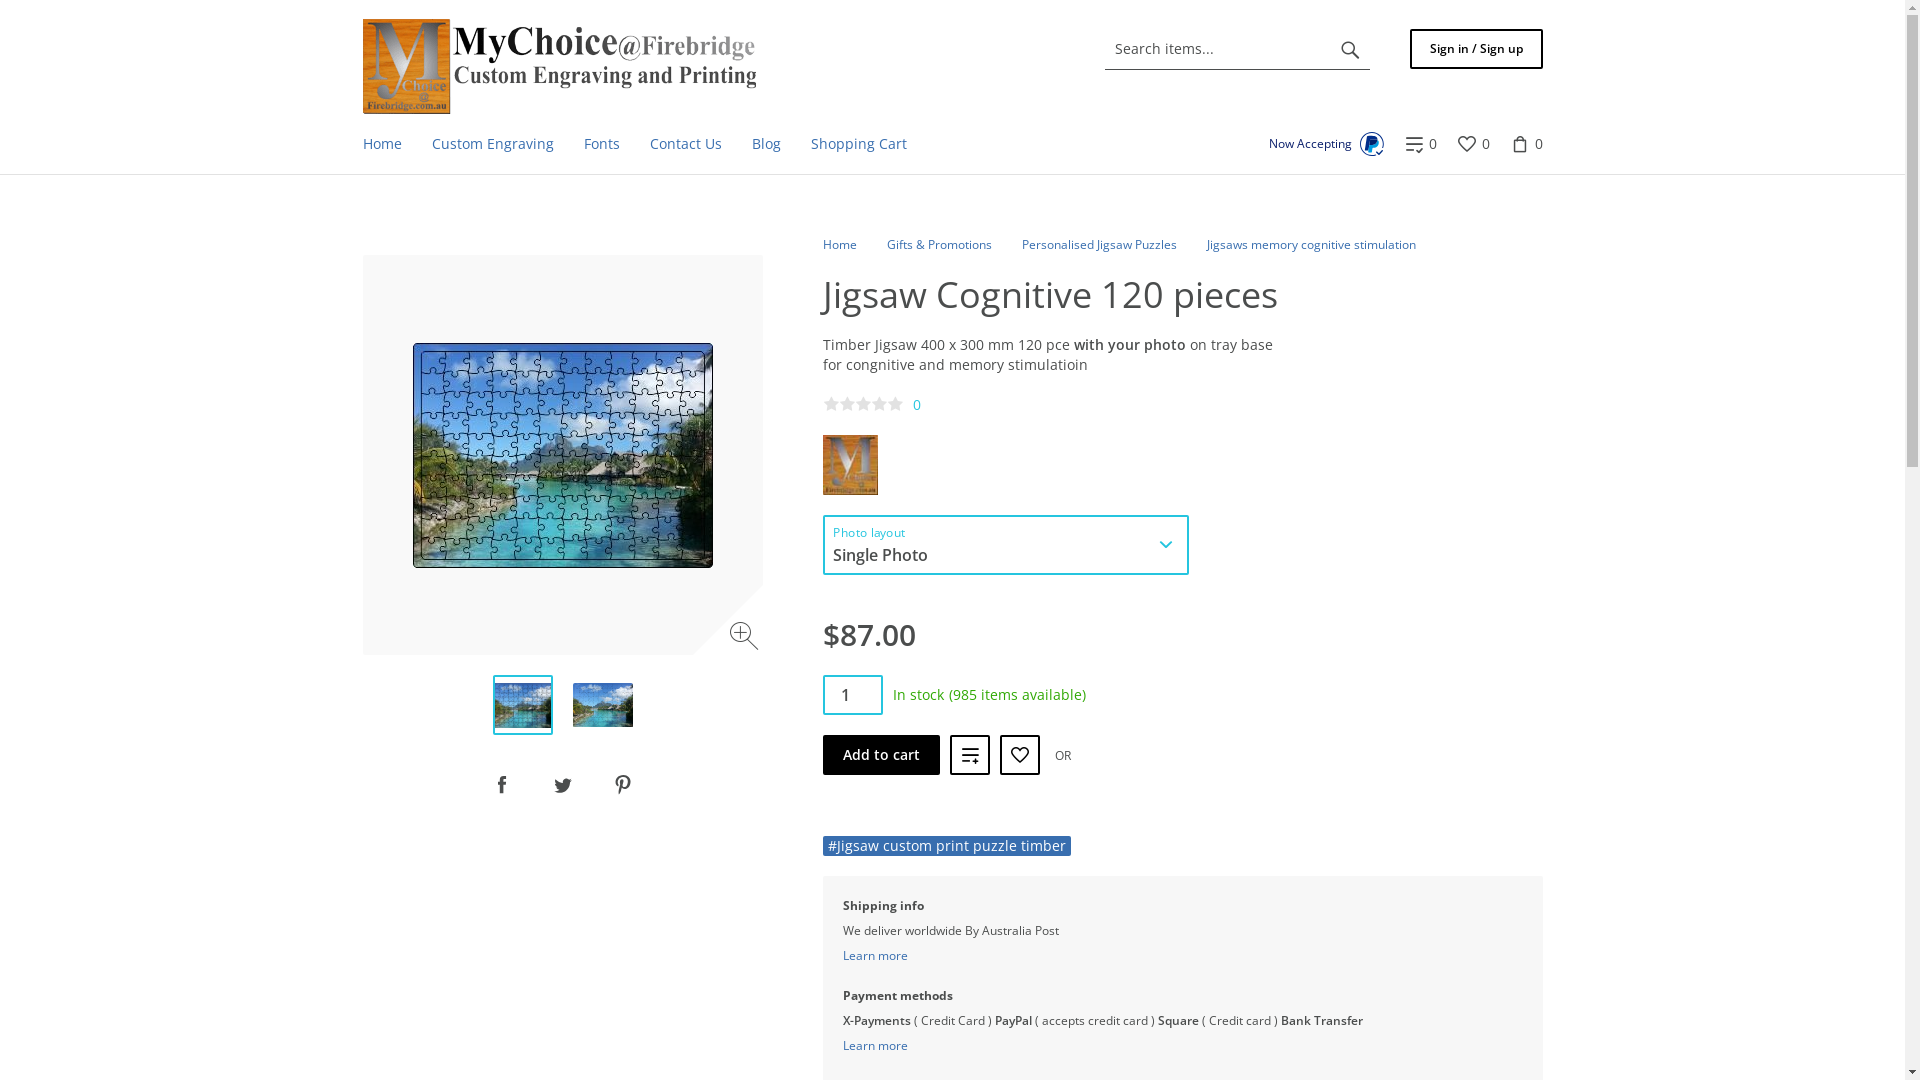 This screenshot has height=1080, width=1920. What do you see at coordinates (880, 755) in the screenshot?
I see `'Add to cart'` at bounding box center [880, 755].